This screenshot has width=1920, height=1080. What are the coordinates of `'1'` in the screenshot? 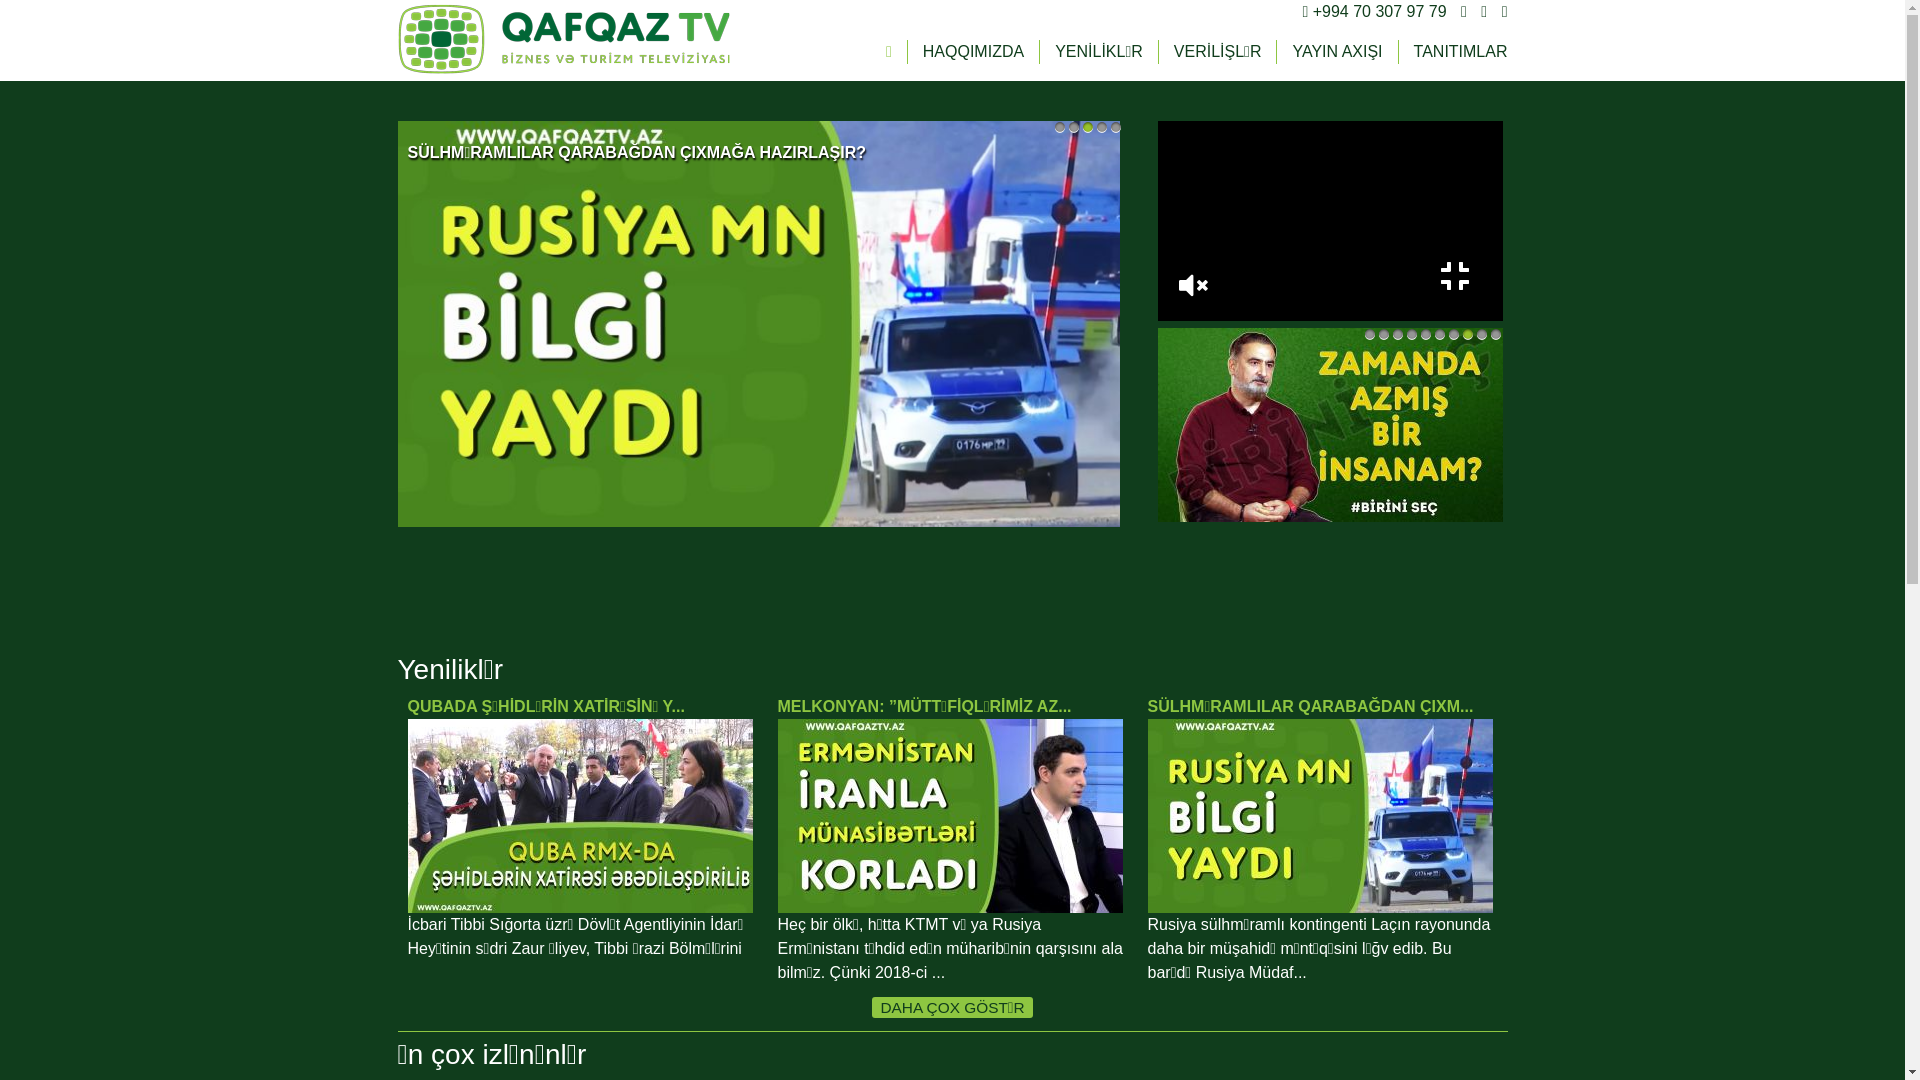 It's located at (1368, 333).